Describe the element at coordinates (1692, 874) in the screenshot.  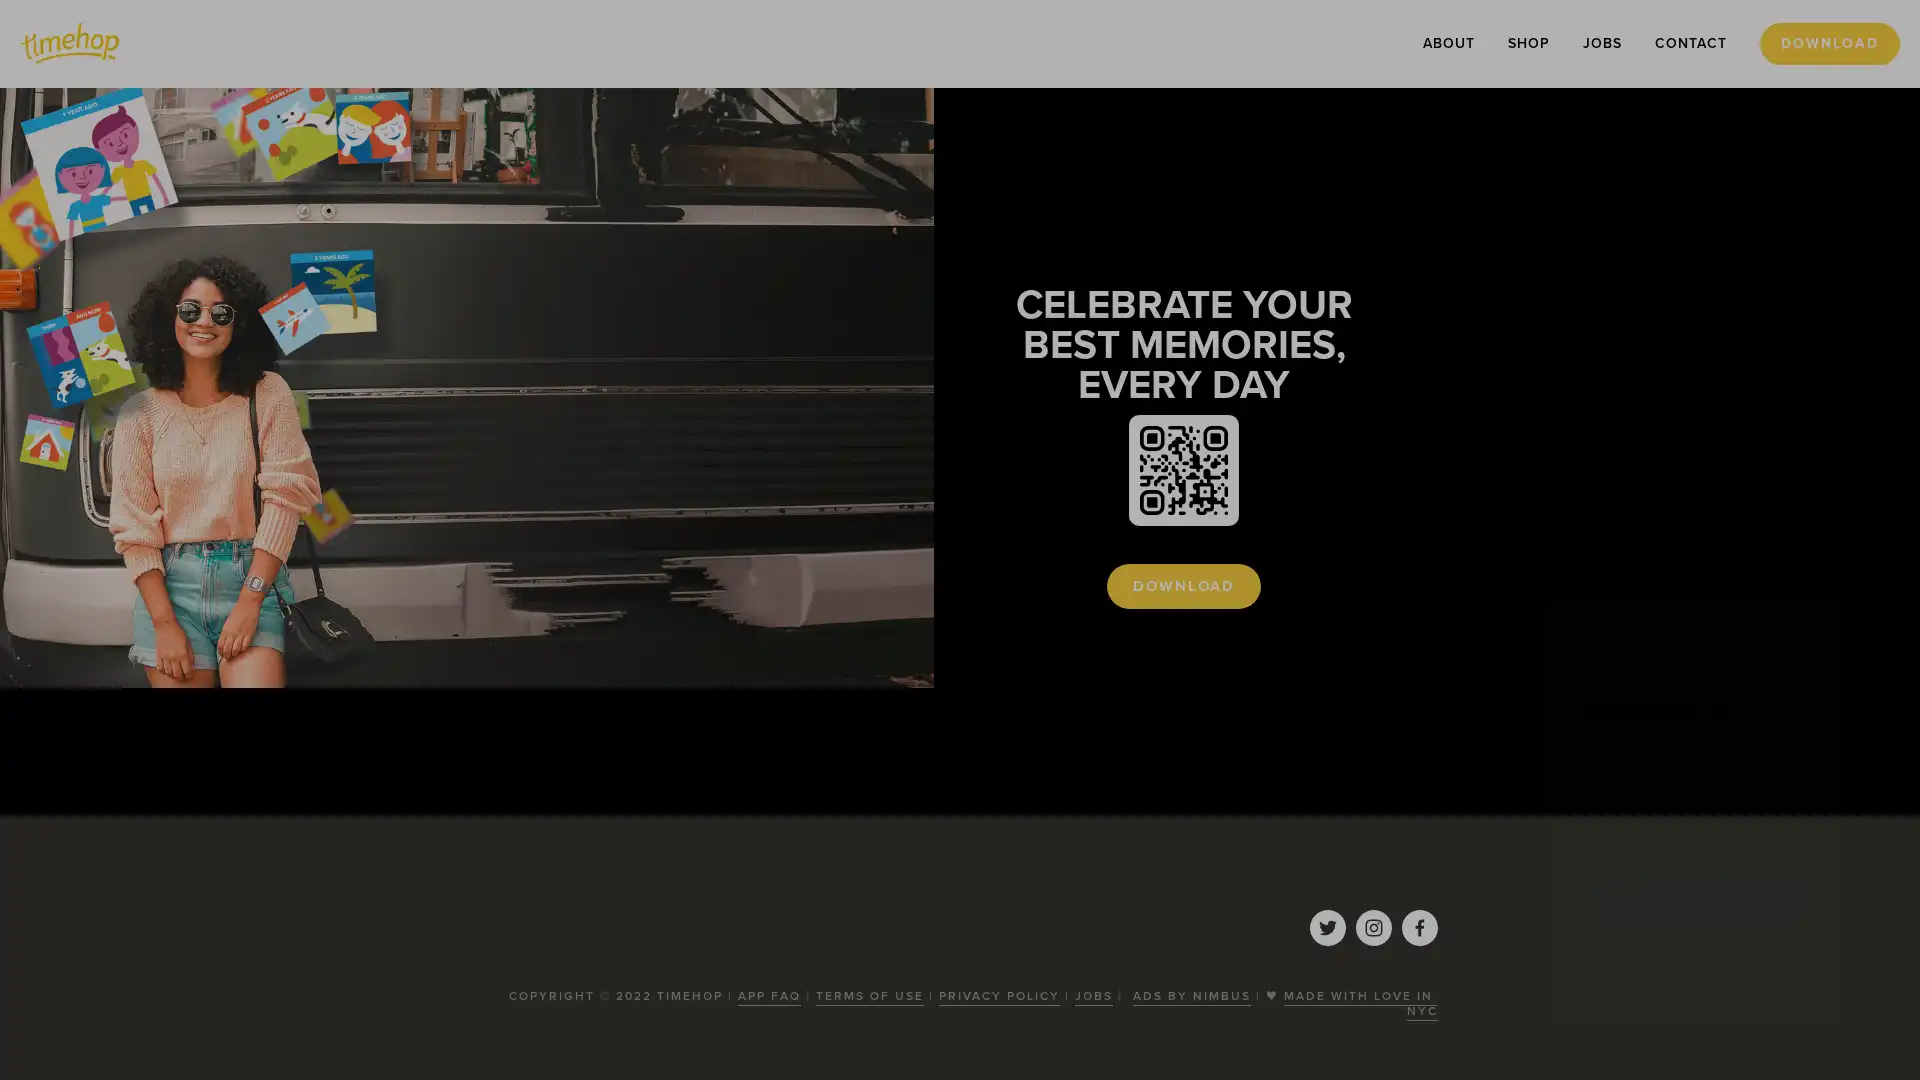
I see `SUBSCRIBE` at that location.